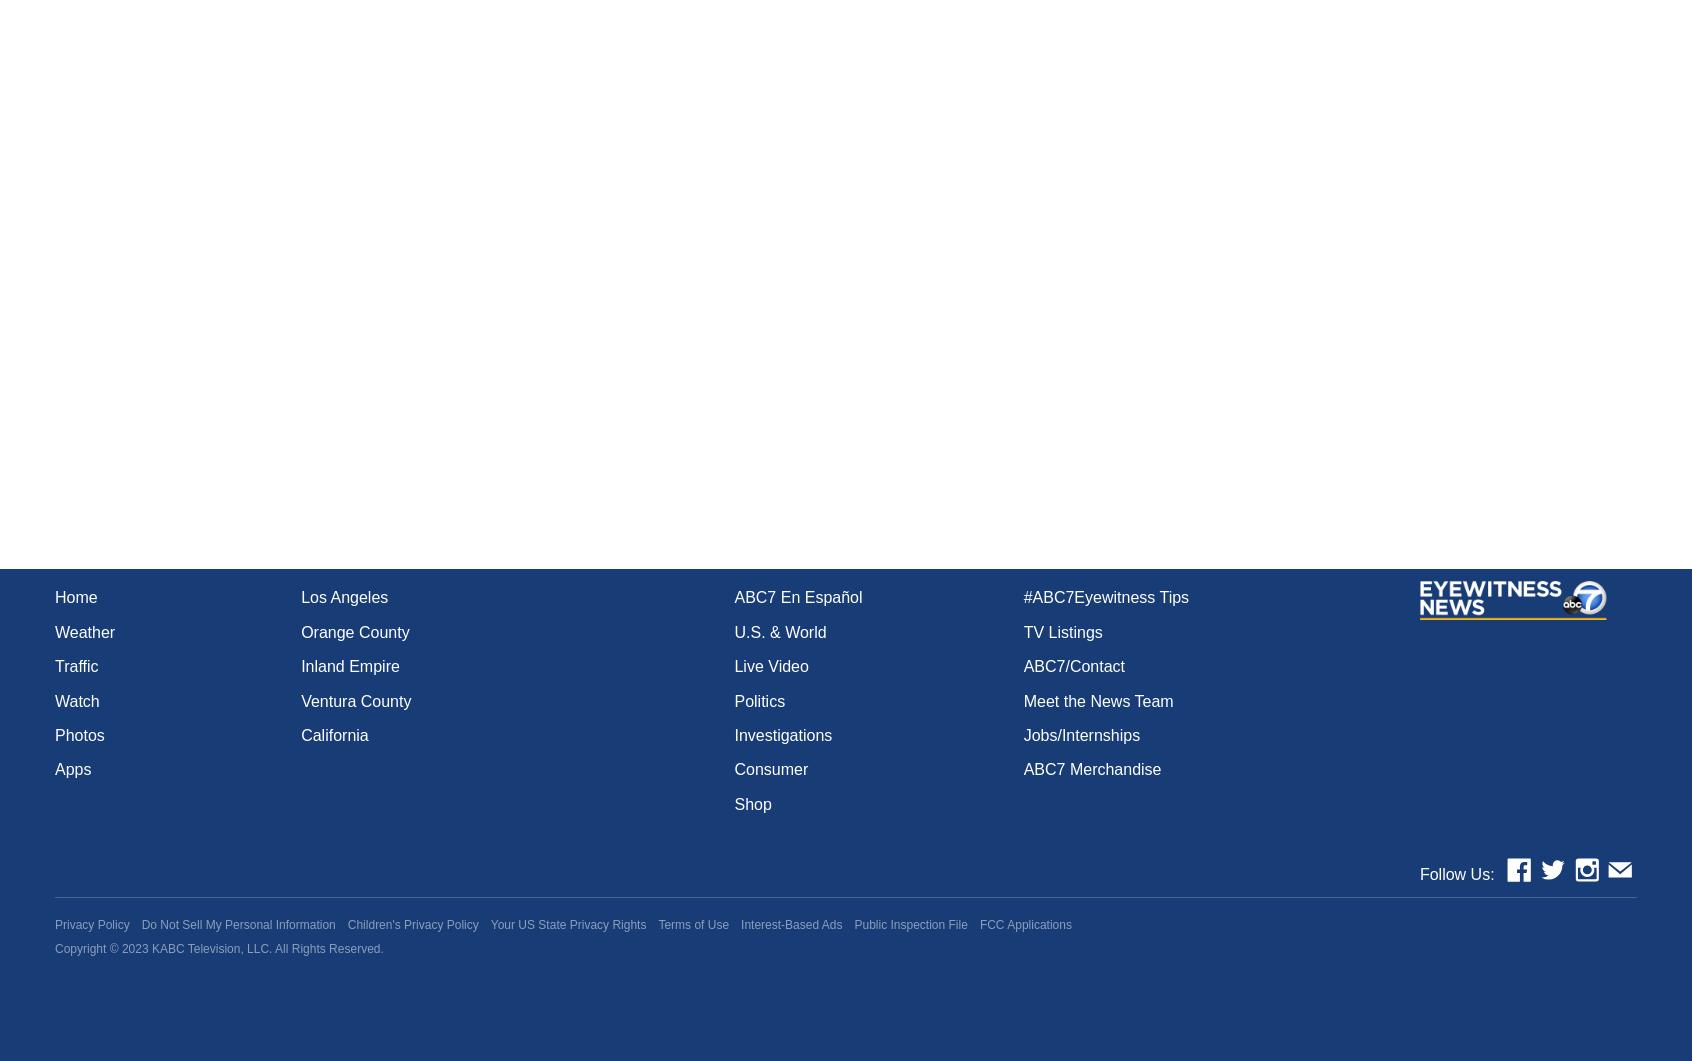 This screenshot has height=1061, width=1692. What do you see at coordinates (1024, 923) in the screenshot?
I see `'FCC Applications'` at bounding box center [1024, 923].